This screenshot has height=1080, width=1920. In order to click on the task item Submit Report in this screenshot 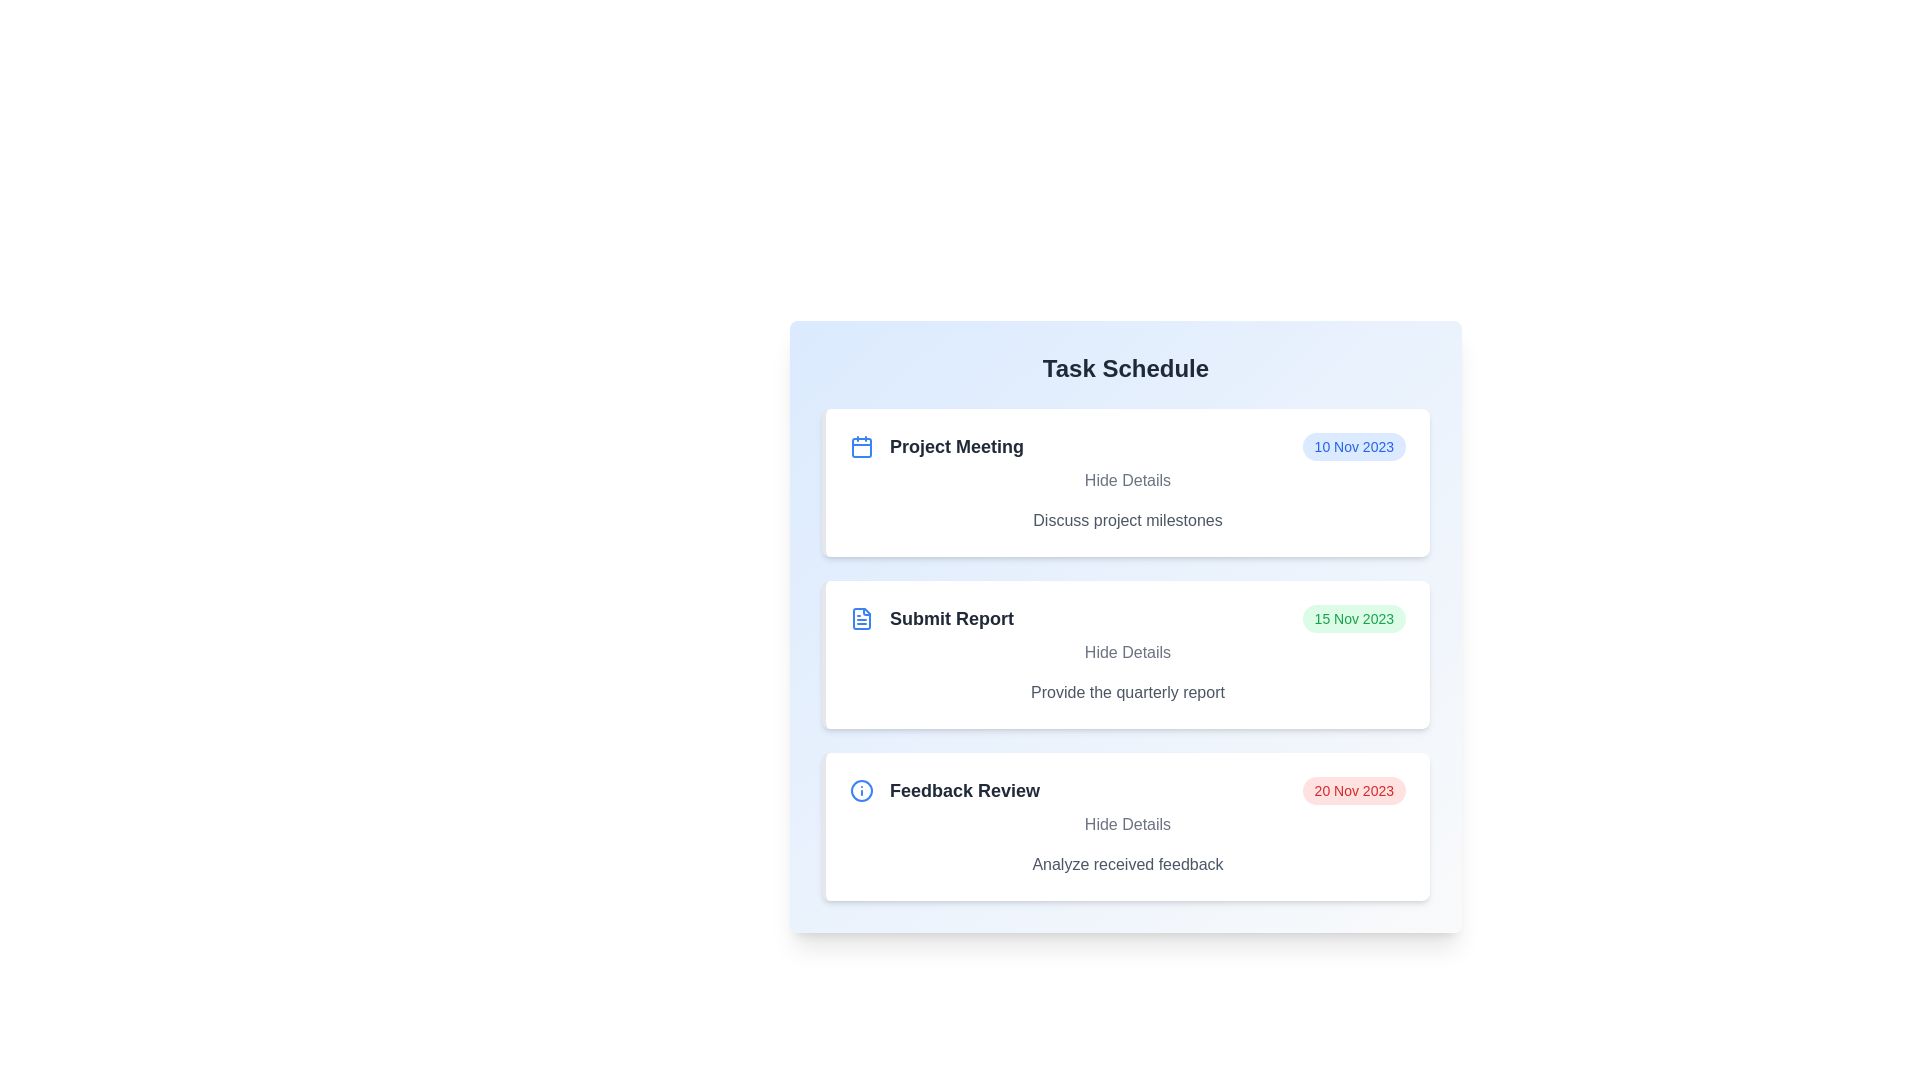, I will do `click(1126, 655)`.